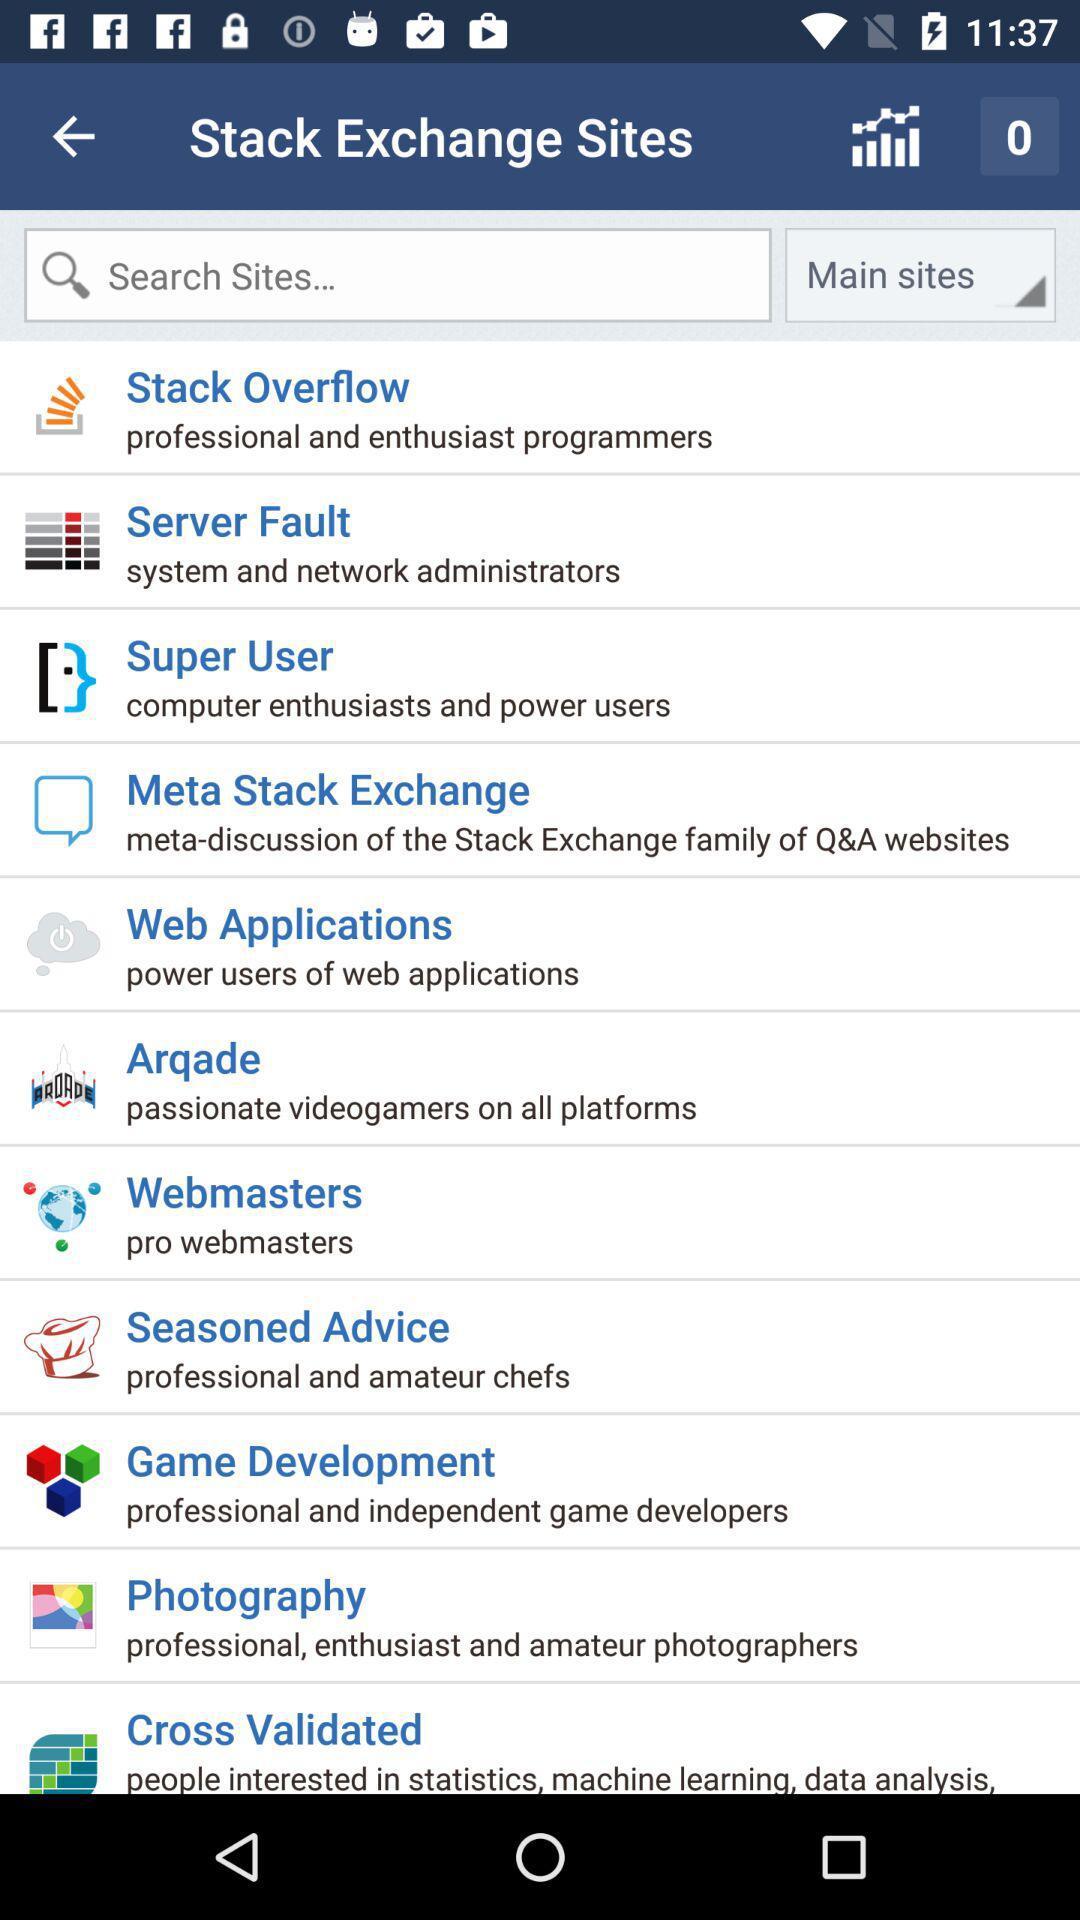 The height and width of the screenshot is (1920, 1080). I want to click on server fault, so click(245, 511).